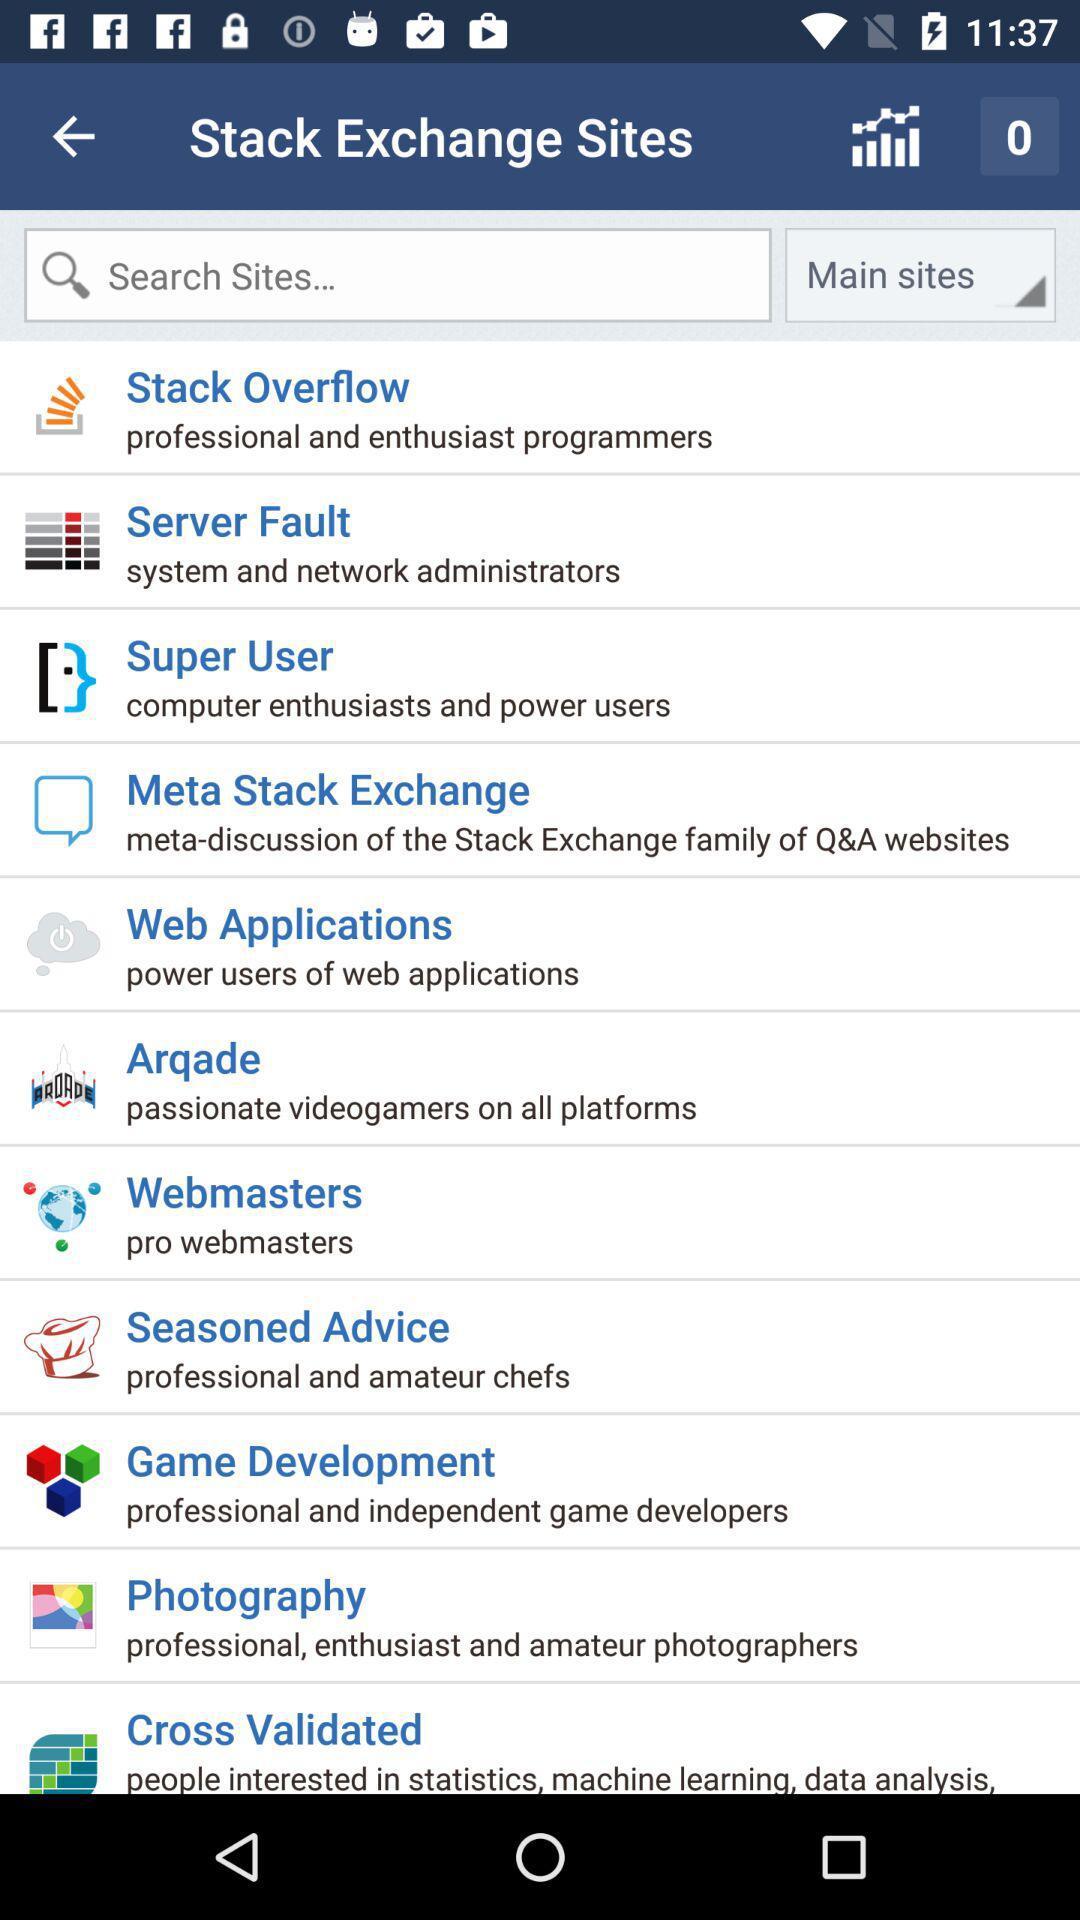 The height and width of the screenshot is (1920, 1080). I want to click on server fault, so click(245, 511).